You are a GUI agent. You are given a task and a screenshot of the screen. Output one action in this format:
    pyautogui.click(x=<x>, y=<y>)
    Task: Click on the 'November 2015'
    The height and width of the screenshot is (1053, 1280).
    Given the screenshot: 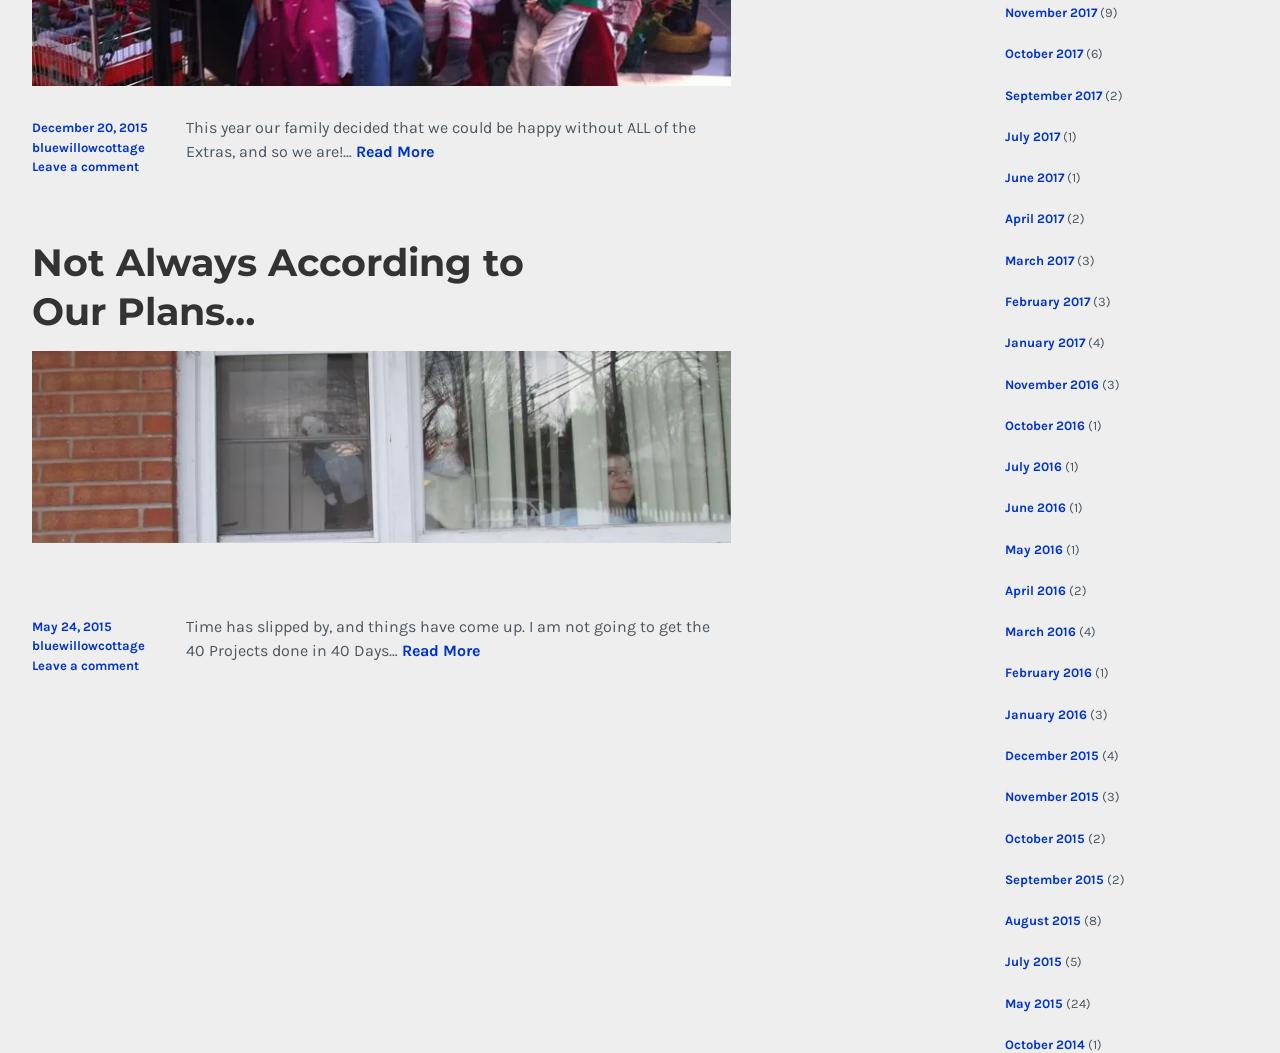 What is the action you would take?
    pyautogui.click(x=1050, y=796)
    